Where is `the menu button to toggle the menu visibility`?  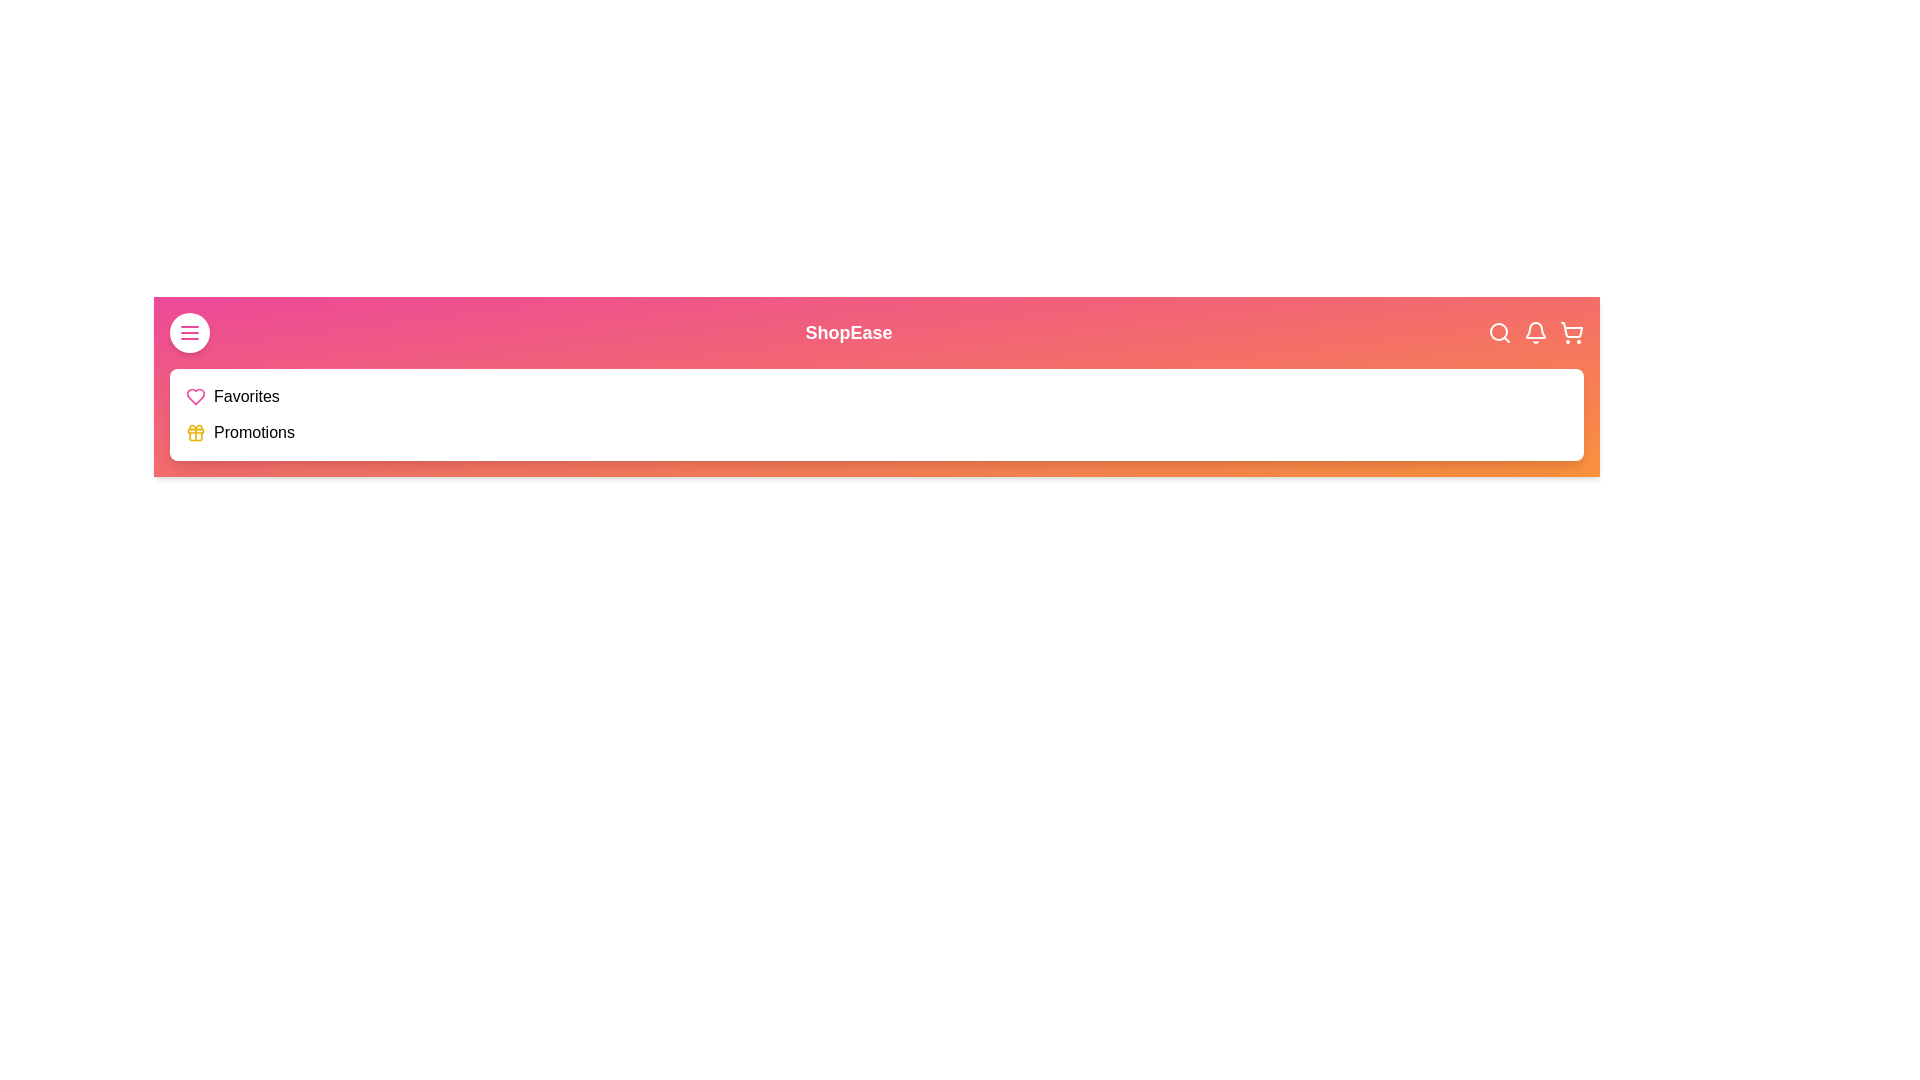 the menu button to toggle the menu visibility is located at coordinates (190, 331).